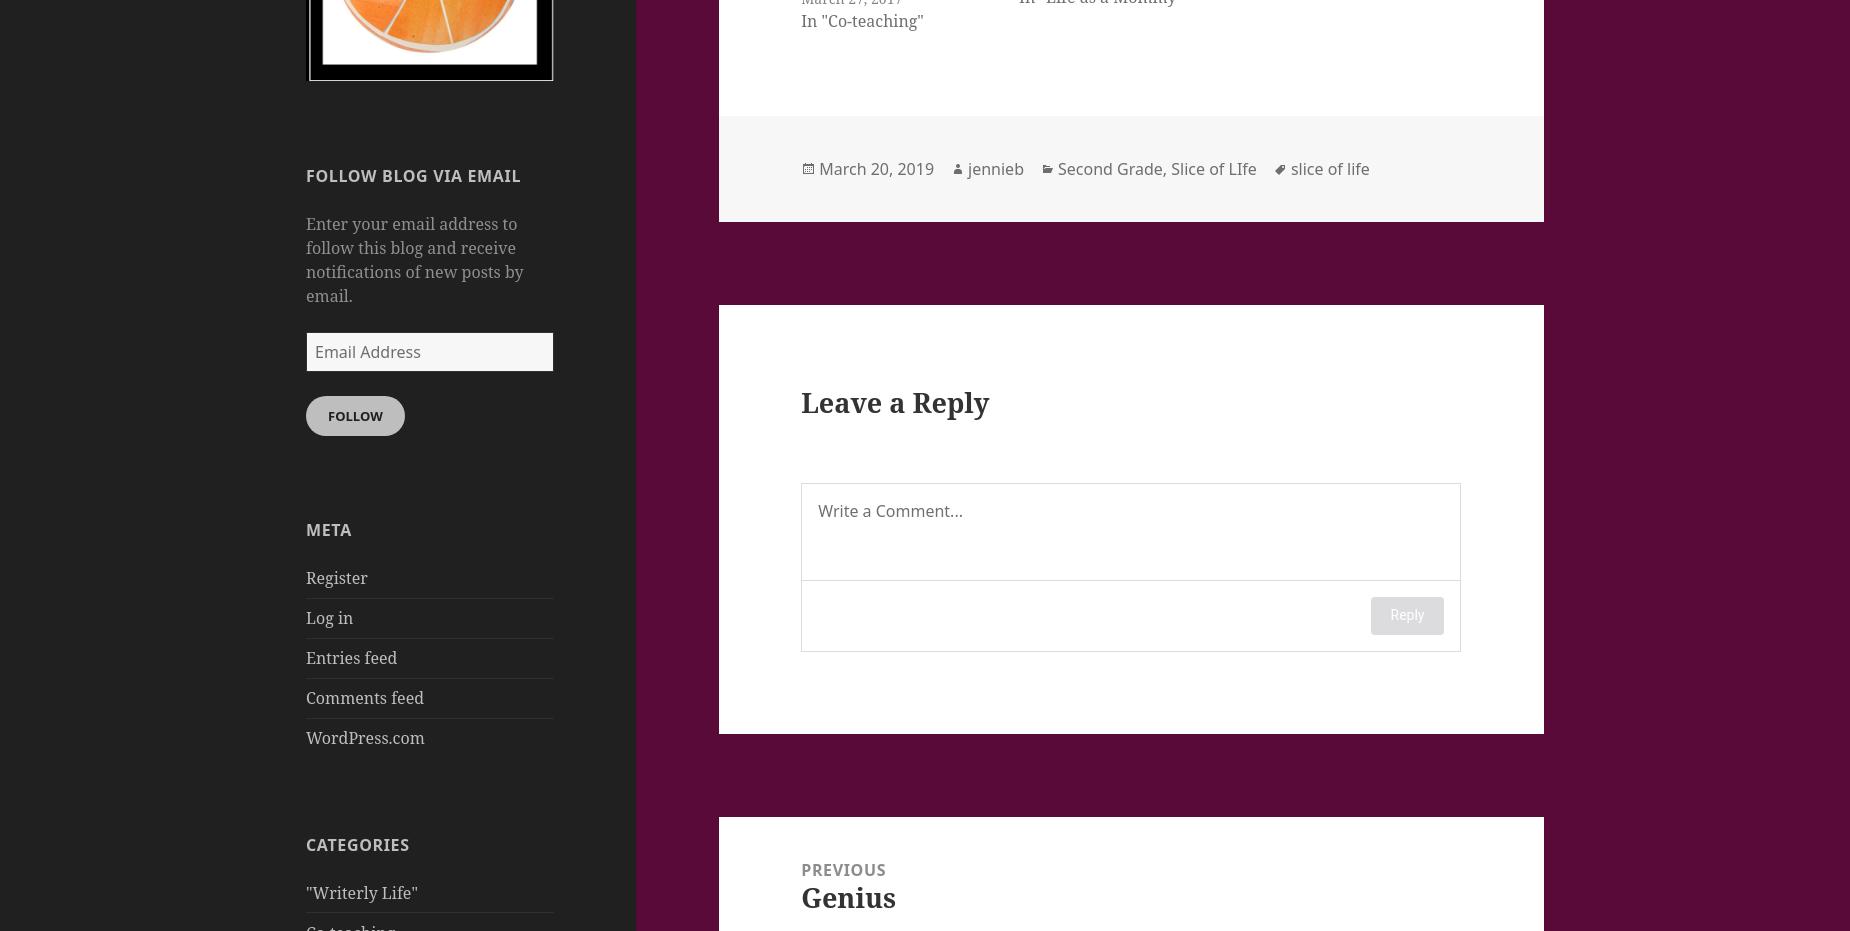 The height and width of the screenshot is (931, 1850). What do you see at coordinates (364, 696) in the screenshot?
I see `'Comments feed'` at bounding box center [364, 696].